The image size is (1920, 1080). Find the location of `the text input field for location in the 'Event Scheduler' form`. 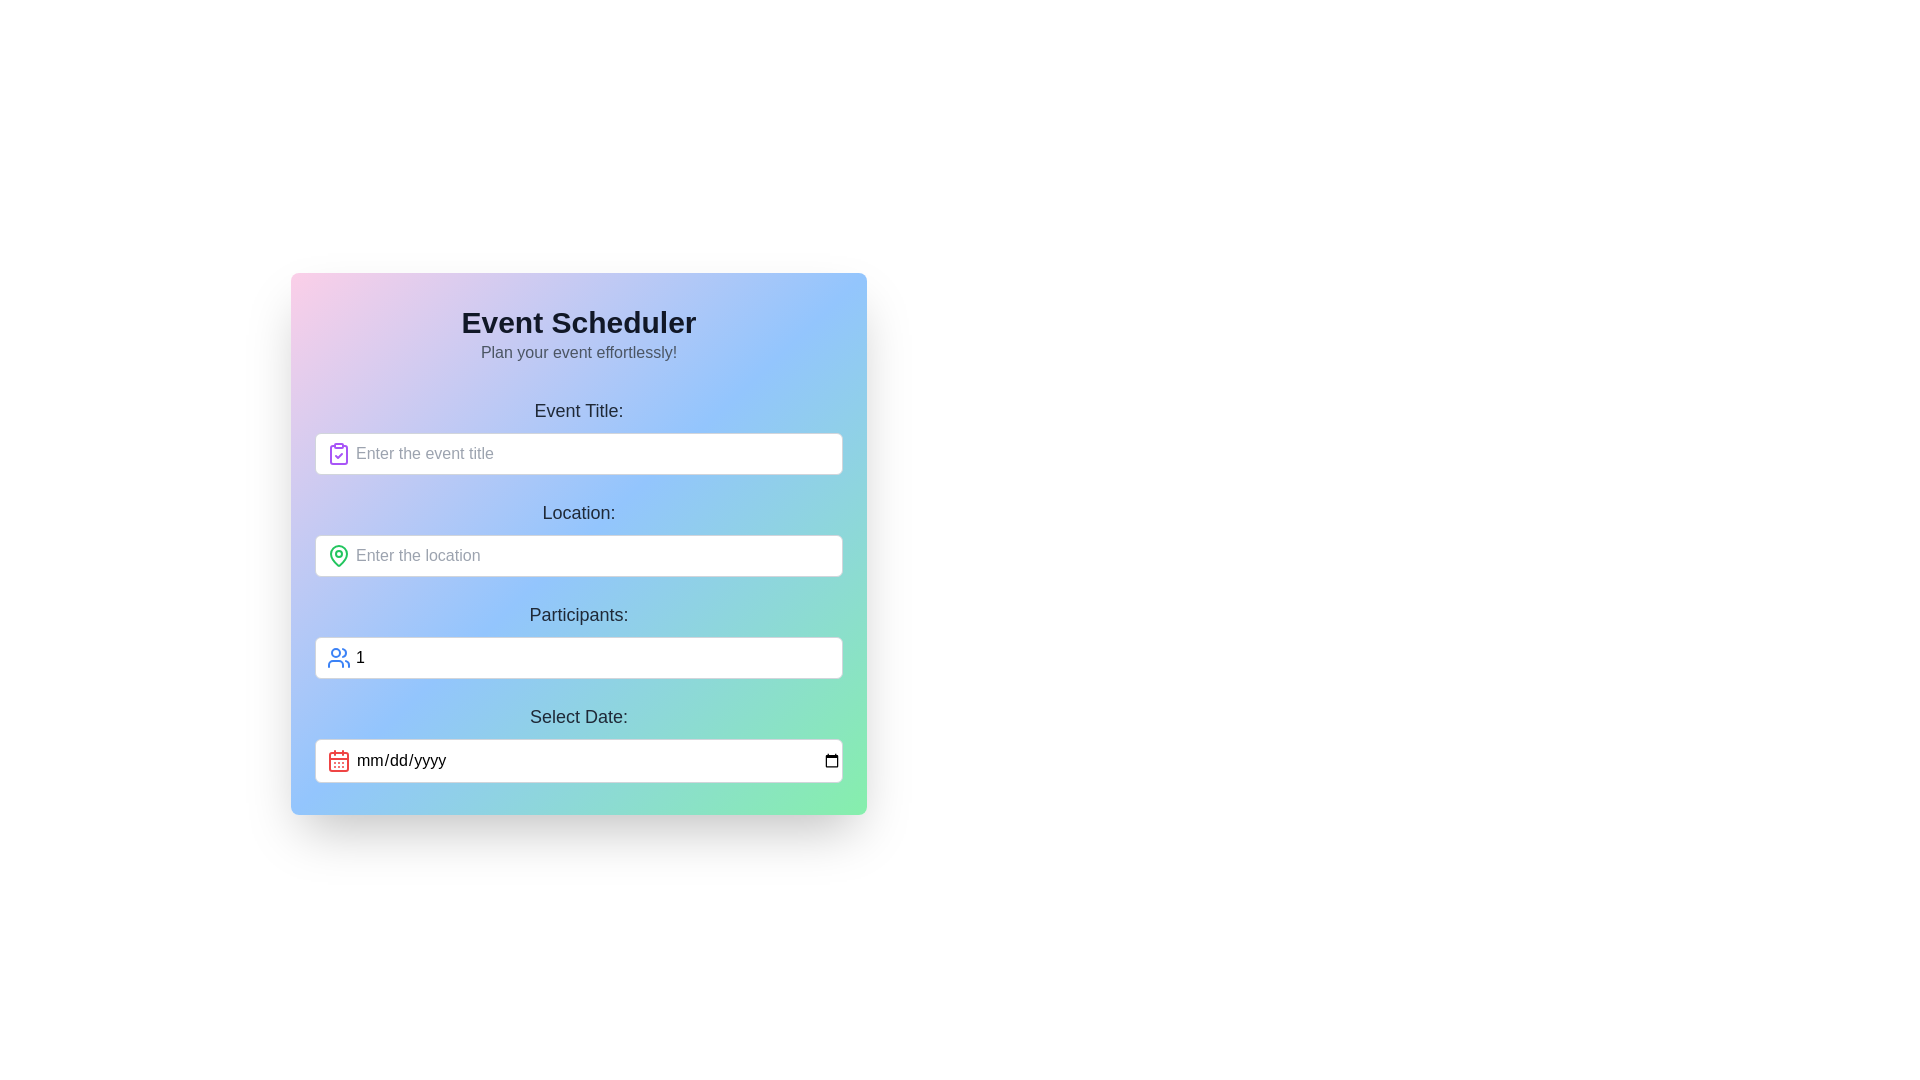

the text input field for location in the 'Event Scheduler' form is located at coordinates (578, 536).